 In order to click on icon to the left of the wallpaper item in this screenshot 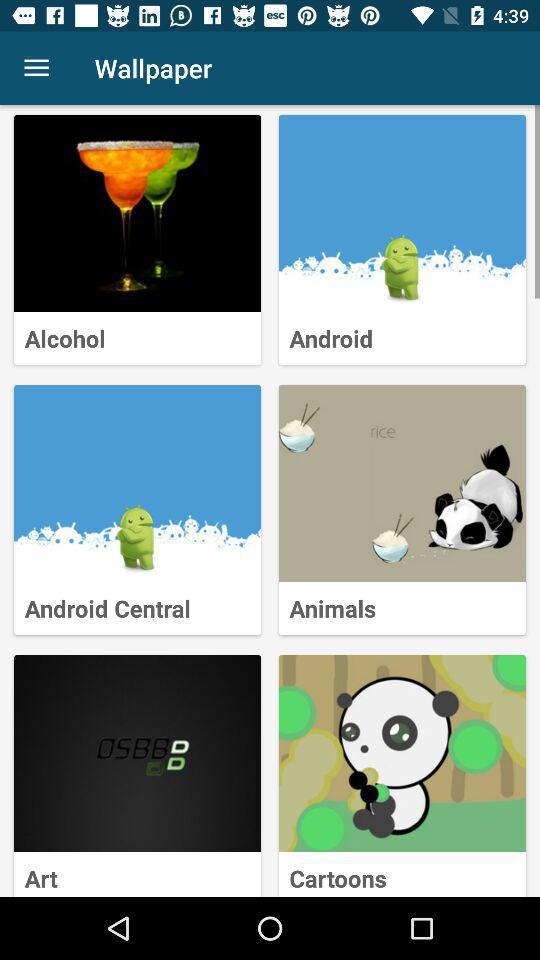, I will do `click(36, 68)`.